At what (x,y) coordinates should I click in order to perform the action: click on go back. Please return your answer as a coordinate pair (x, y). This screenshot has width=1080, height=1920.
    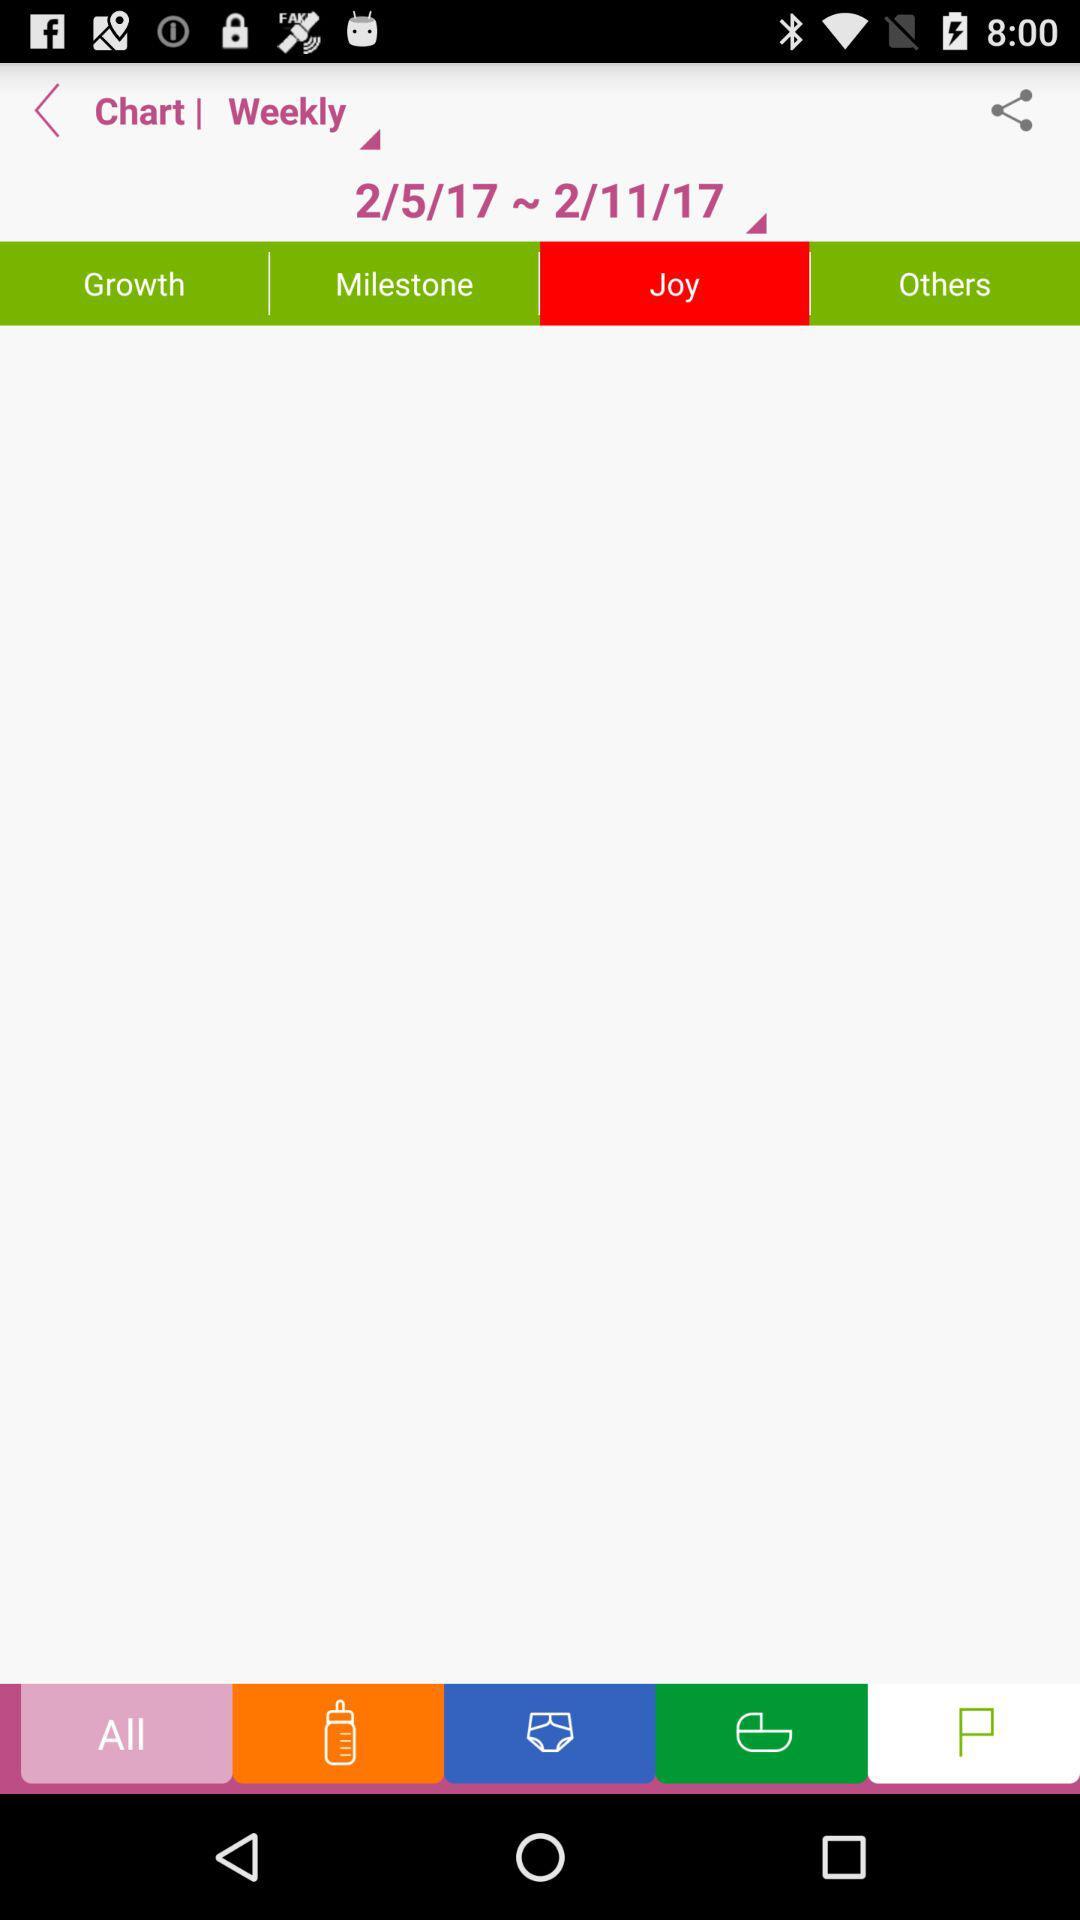
    Looking at the image, I should click on (46, 109).